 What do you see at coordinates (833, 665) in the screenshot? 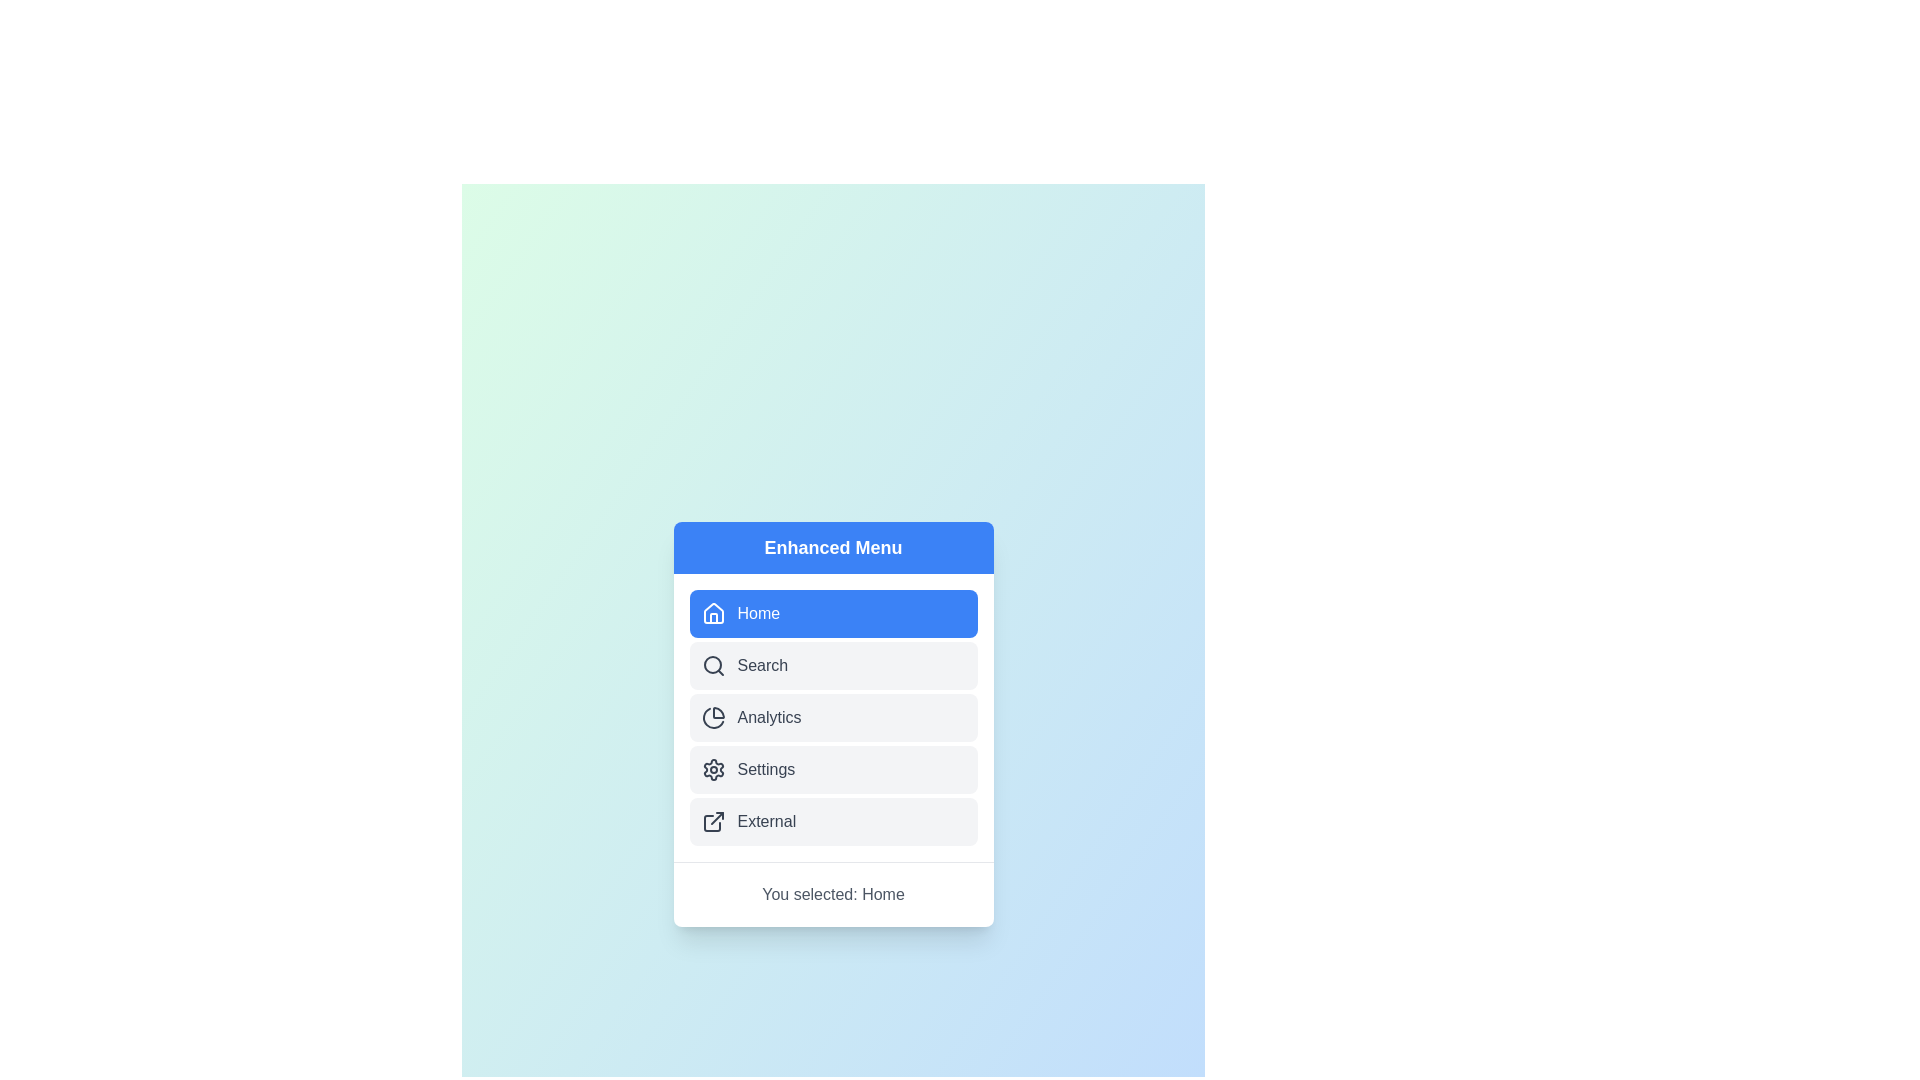
I see `the menu item labeled Search to view its hover effect` at bounding box center [833, 665].